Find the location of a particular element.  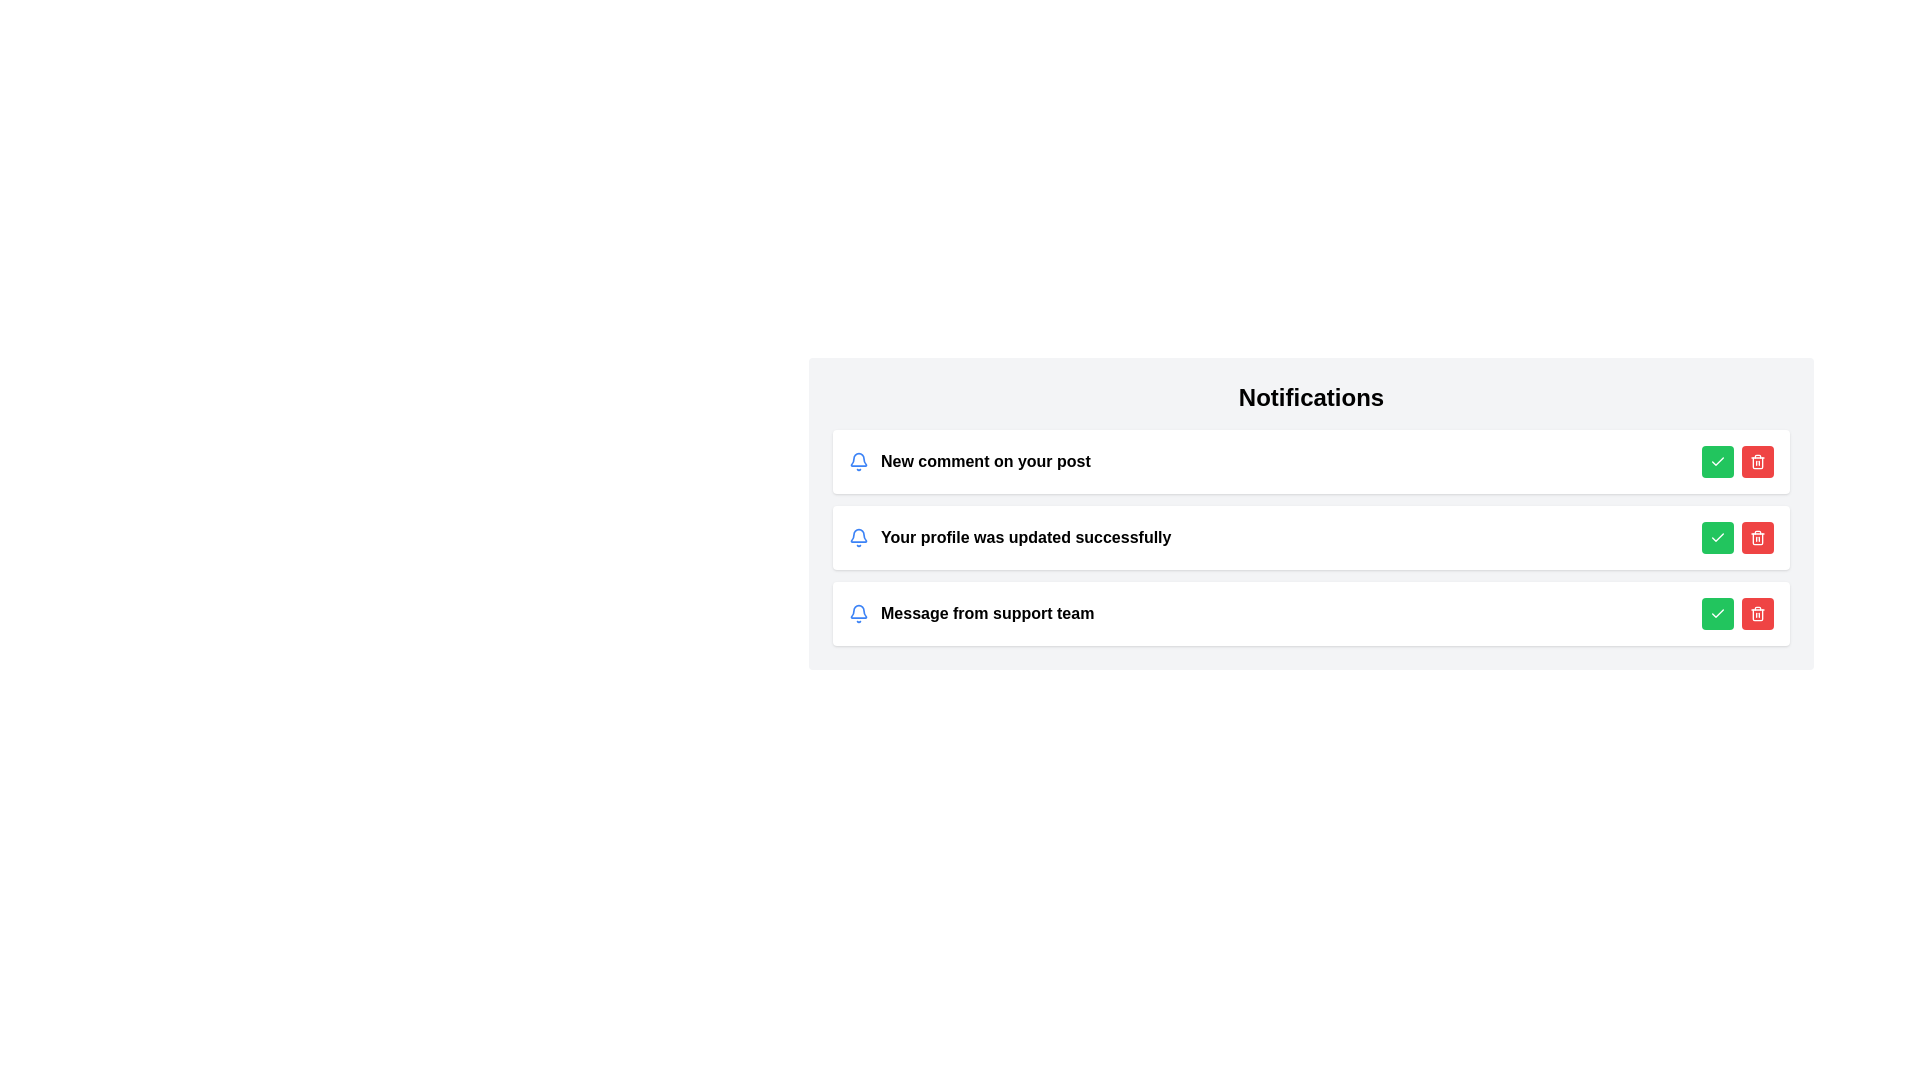

the delete button for the notification with text Your profile was updated successfully is located at coordinates (1756, 536).